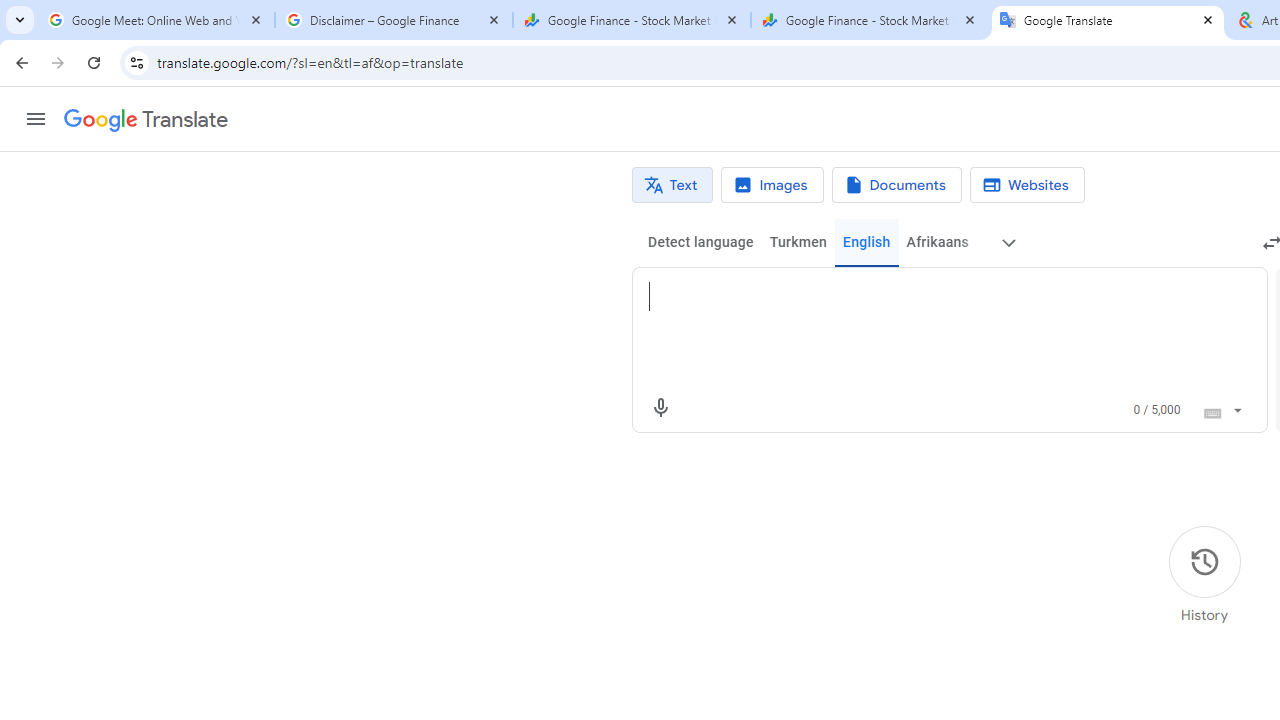 The height and width of the screenshot is (720, 1280). I want to click on 'Text translation', so click(672, 185).